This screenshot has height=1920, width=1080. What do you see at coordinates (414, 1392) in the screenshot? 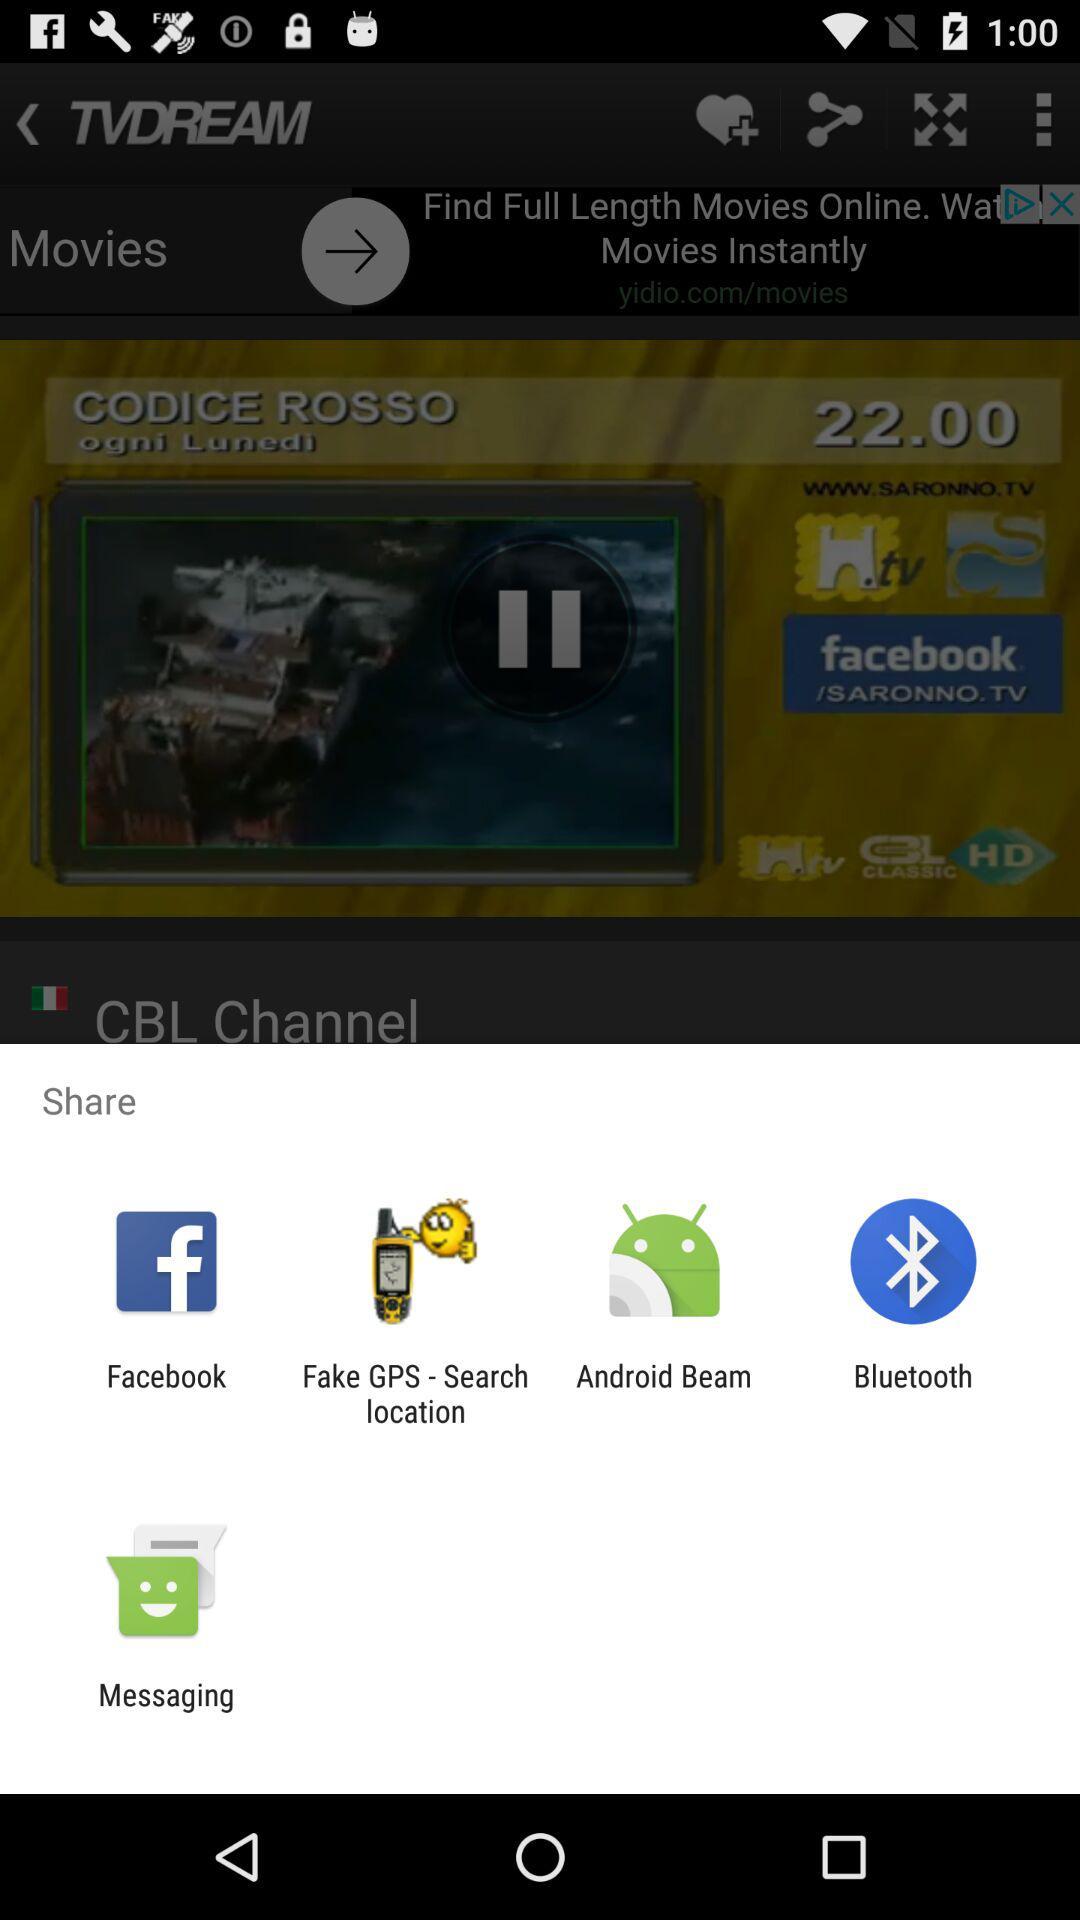
I see `app next to facebook icon` at bounding box center [414, 1392].